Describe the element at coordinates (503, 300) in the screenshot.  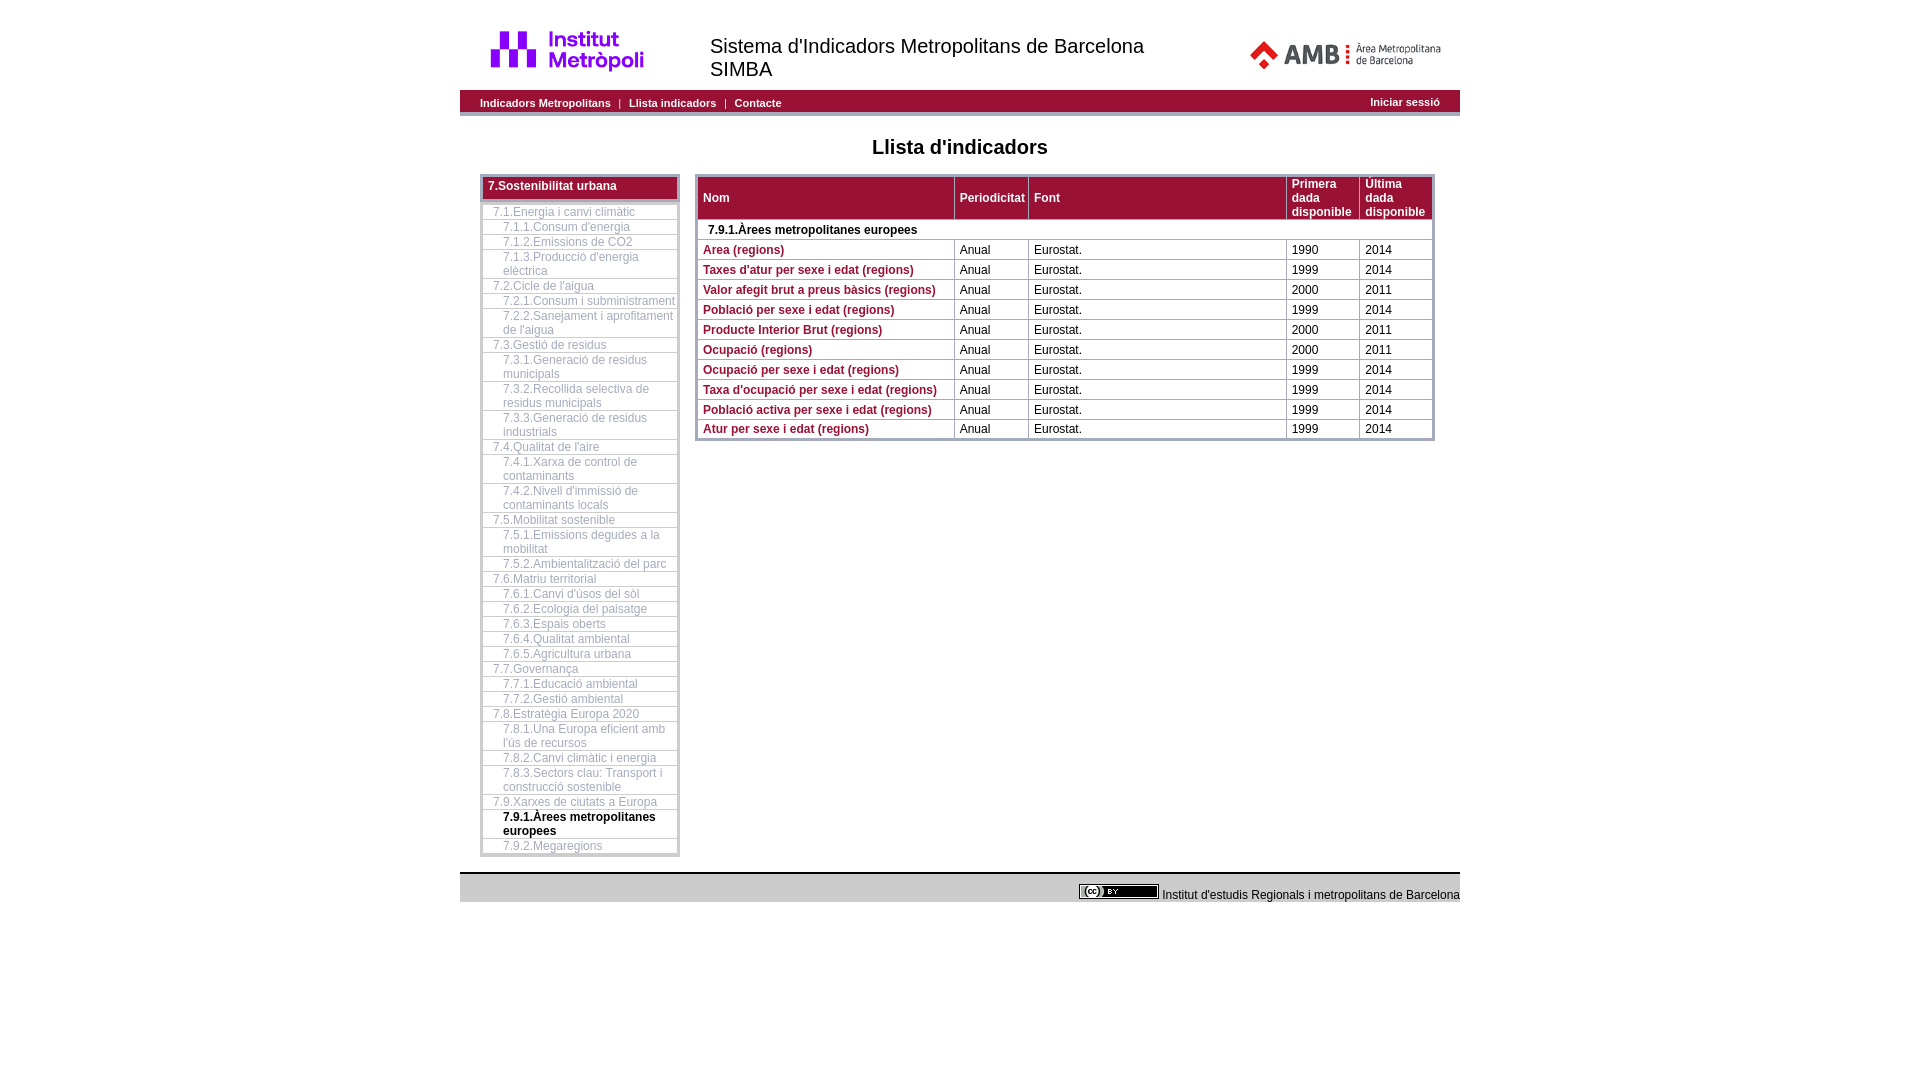
I see `'7.2.1.Consum i subministrament'` at that location.